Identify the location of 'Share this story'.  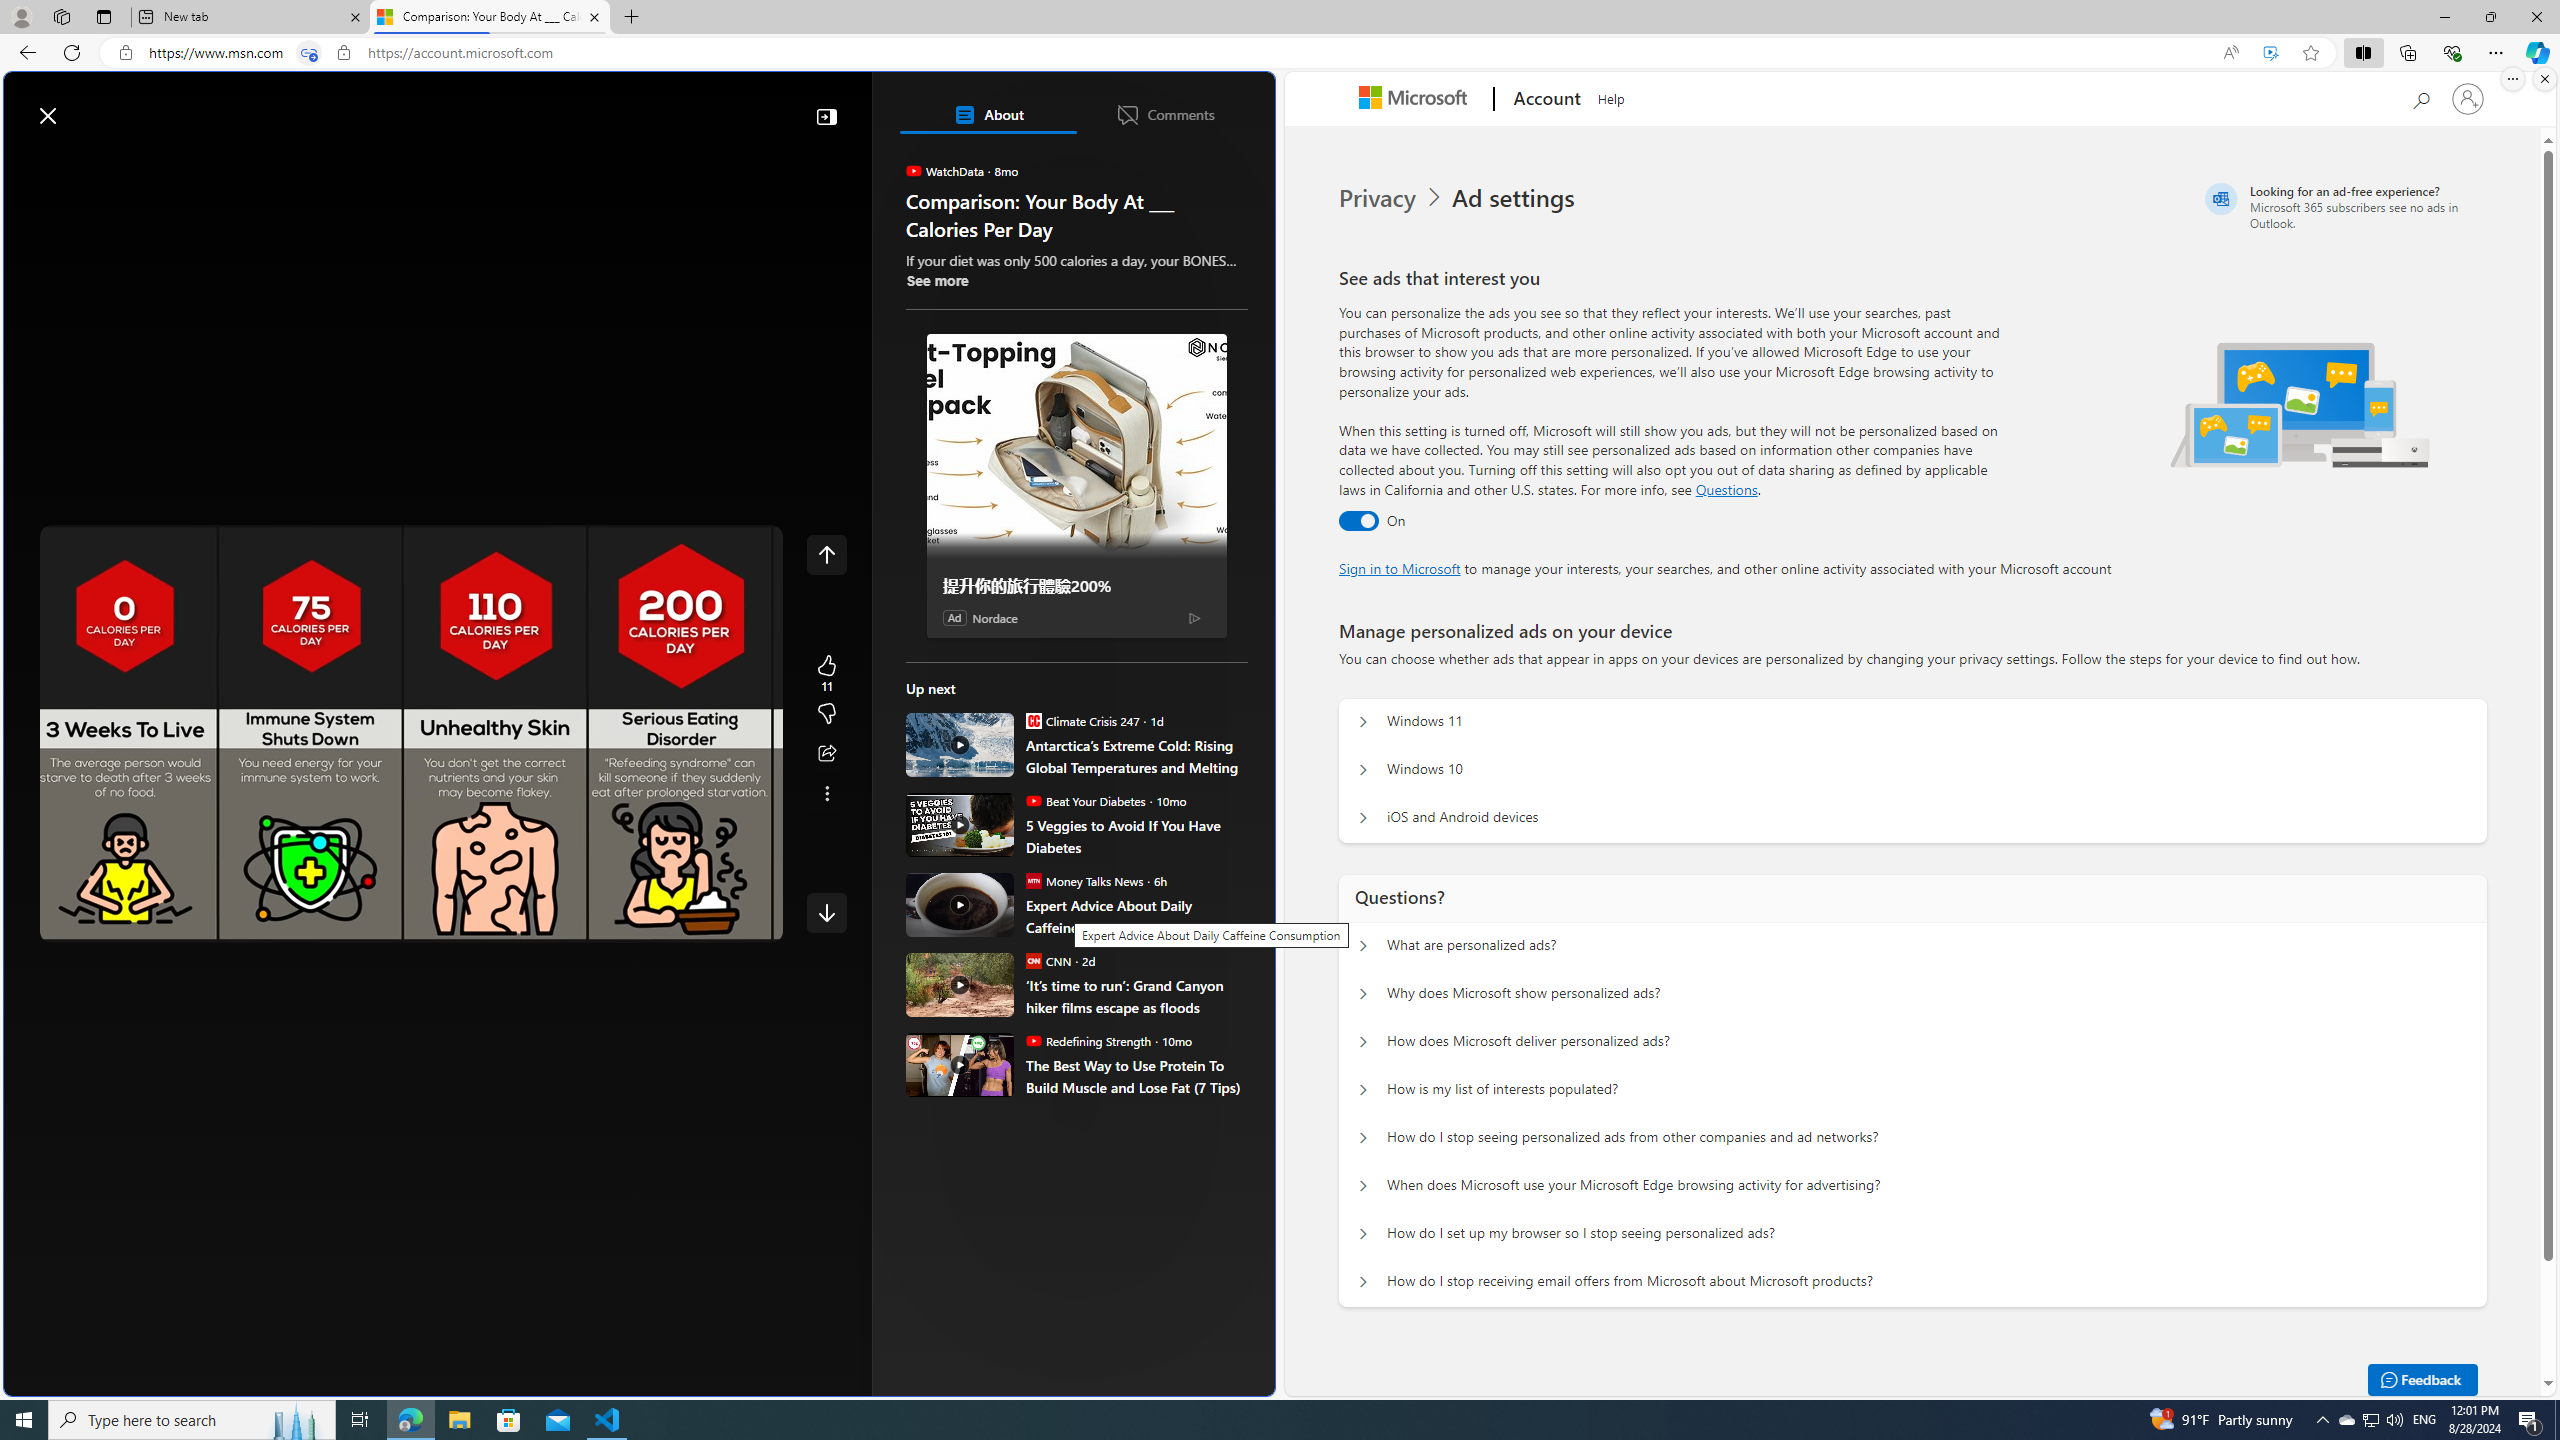
(826, 754).